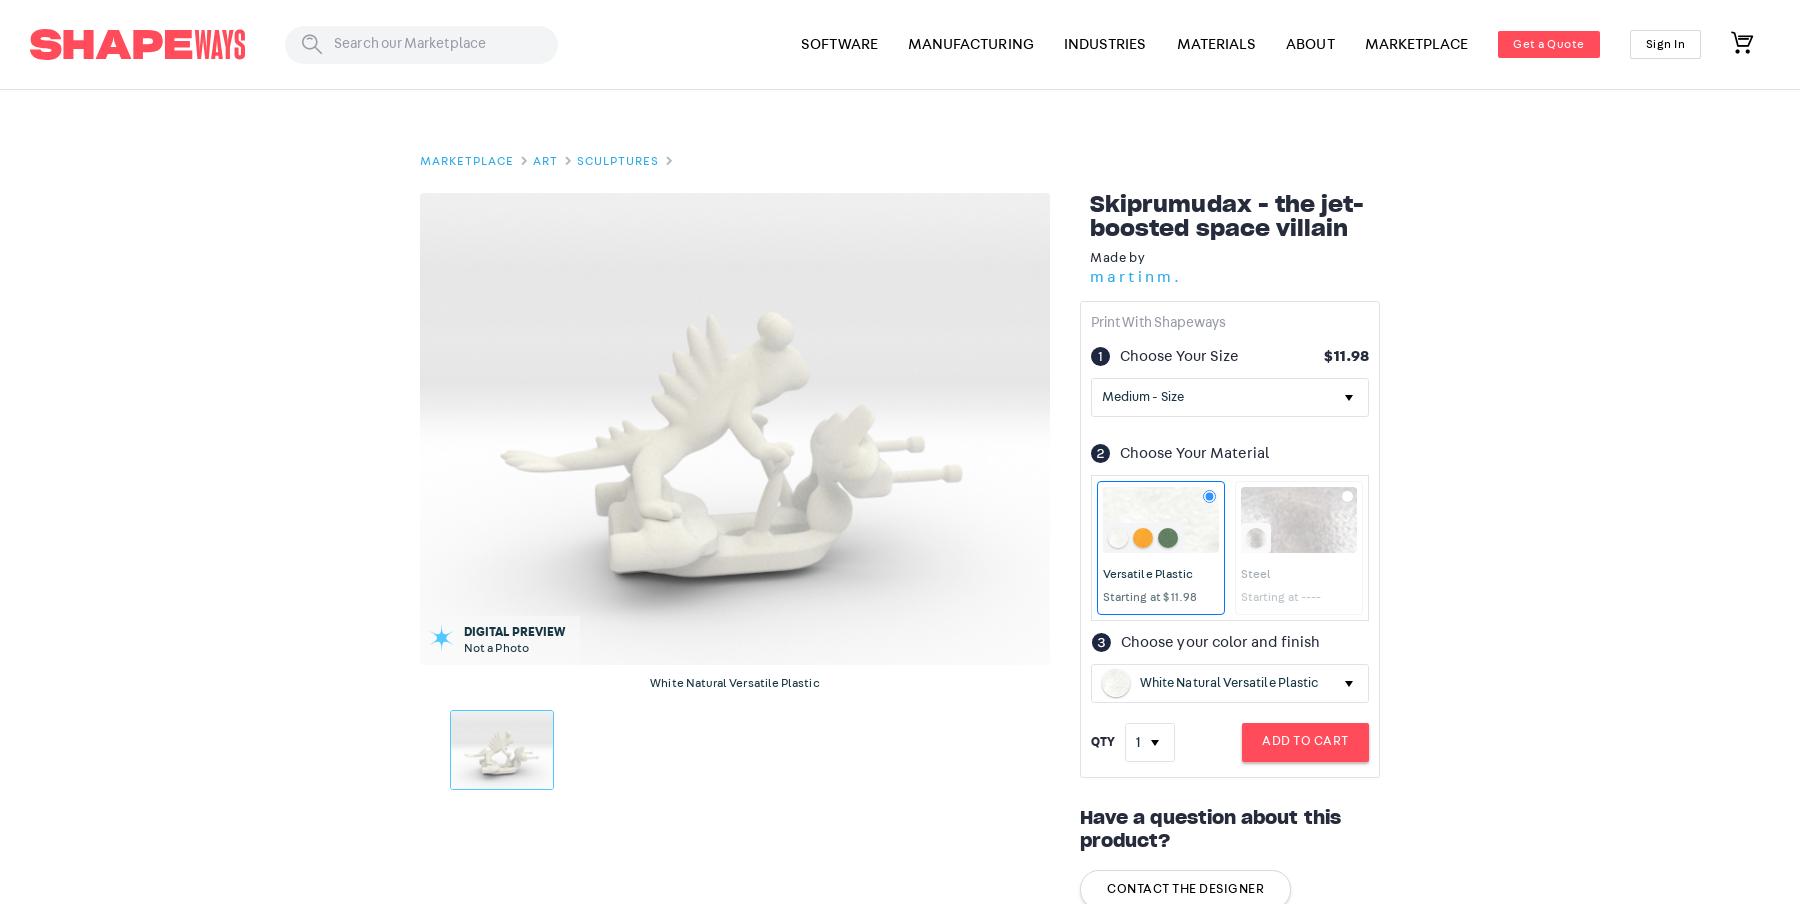 This screenshot has height=904, width=1800. What do you see at coordinates (465, 160) in the screenshot?
I see `'Marketplace'` at bounding box center [465, 160].